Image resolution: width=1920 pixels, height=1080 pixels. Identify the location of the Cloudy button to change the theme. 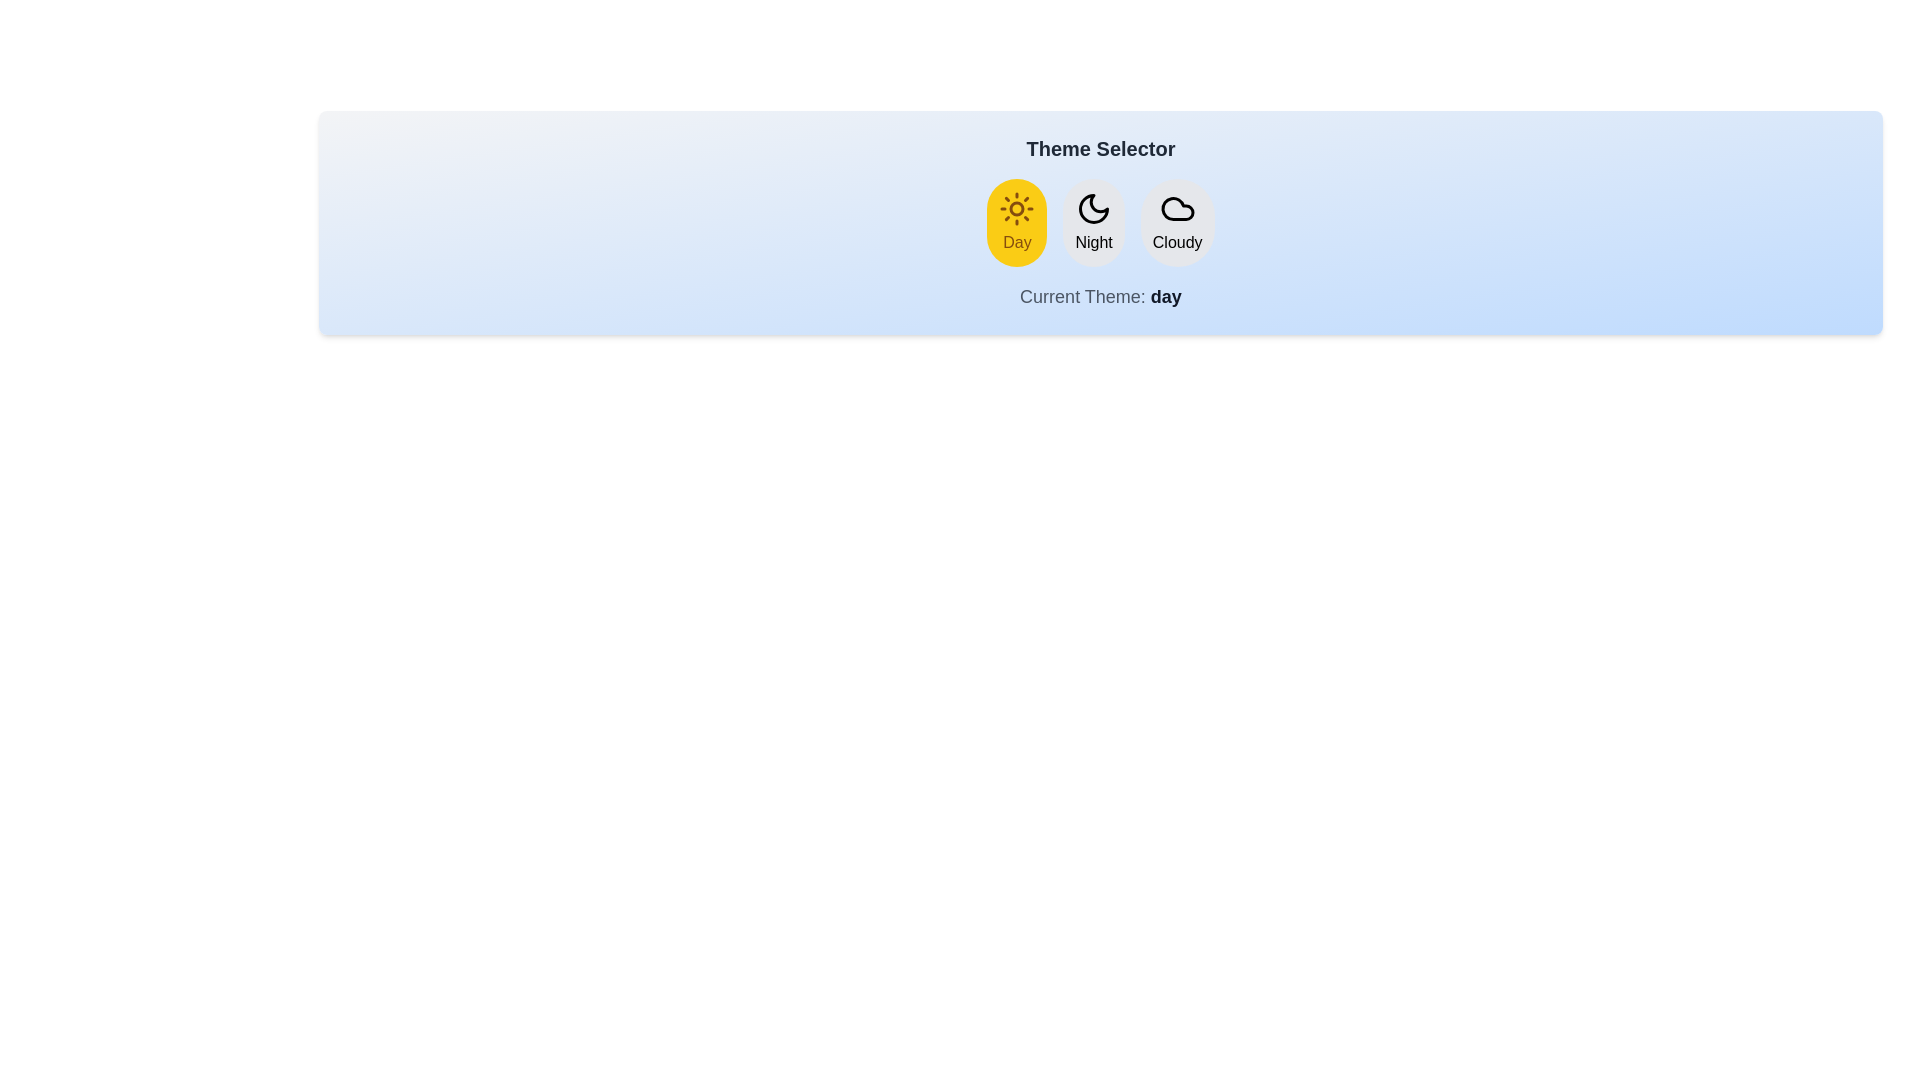
(1177, 223).